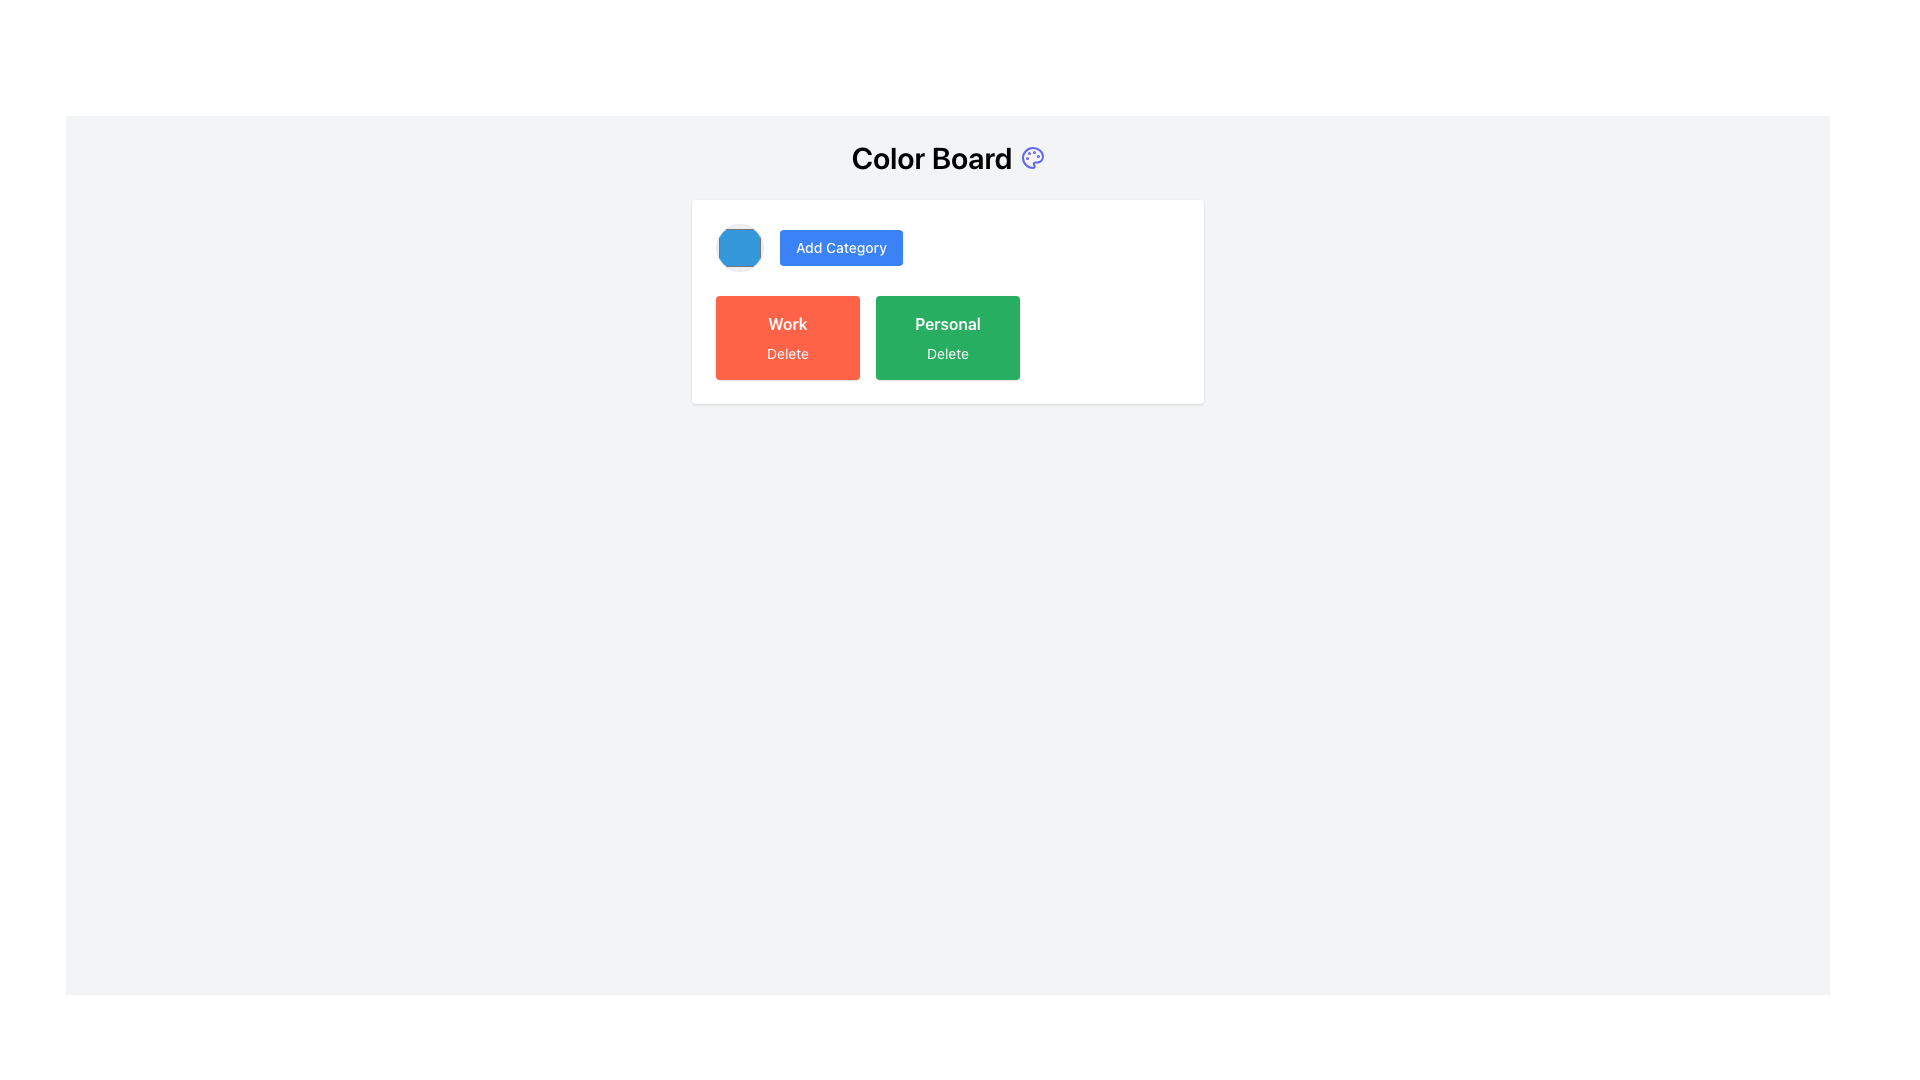 This screenshot has width=1920, height=1080. Describe the element at coordinates (1032, 157) in the screenshot. I see `the painter's palette icon with a blue outline, located to the right of the 'Color Board' text at the top of the interface` at that location.